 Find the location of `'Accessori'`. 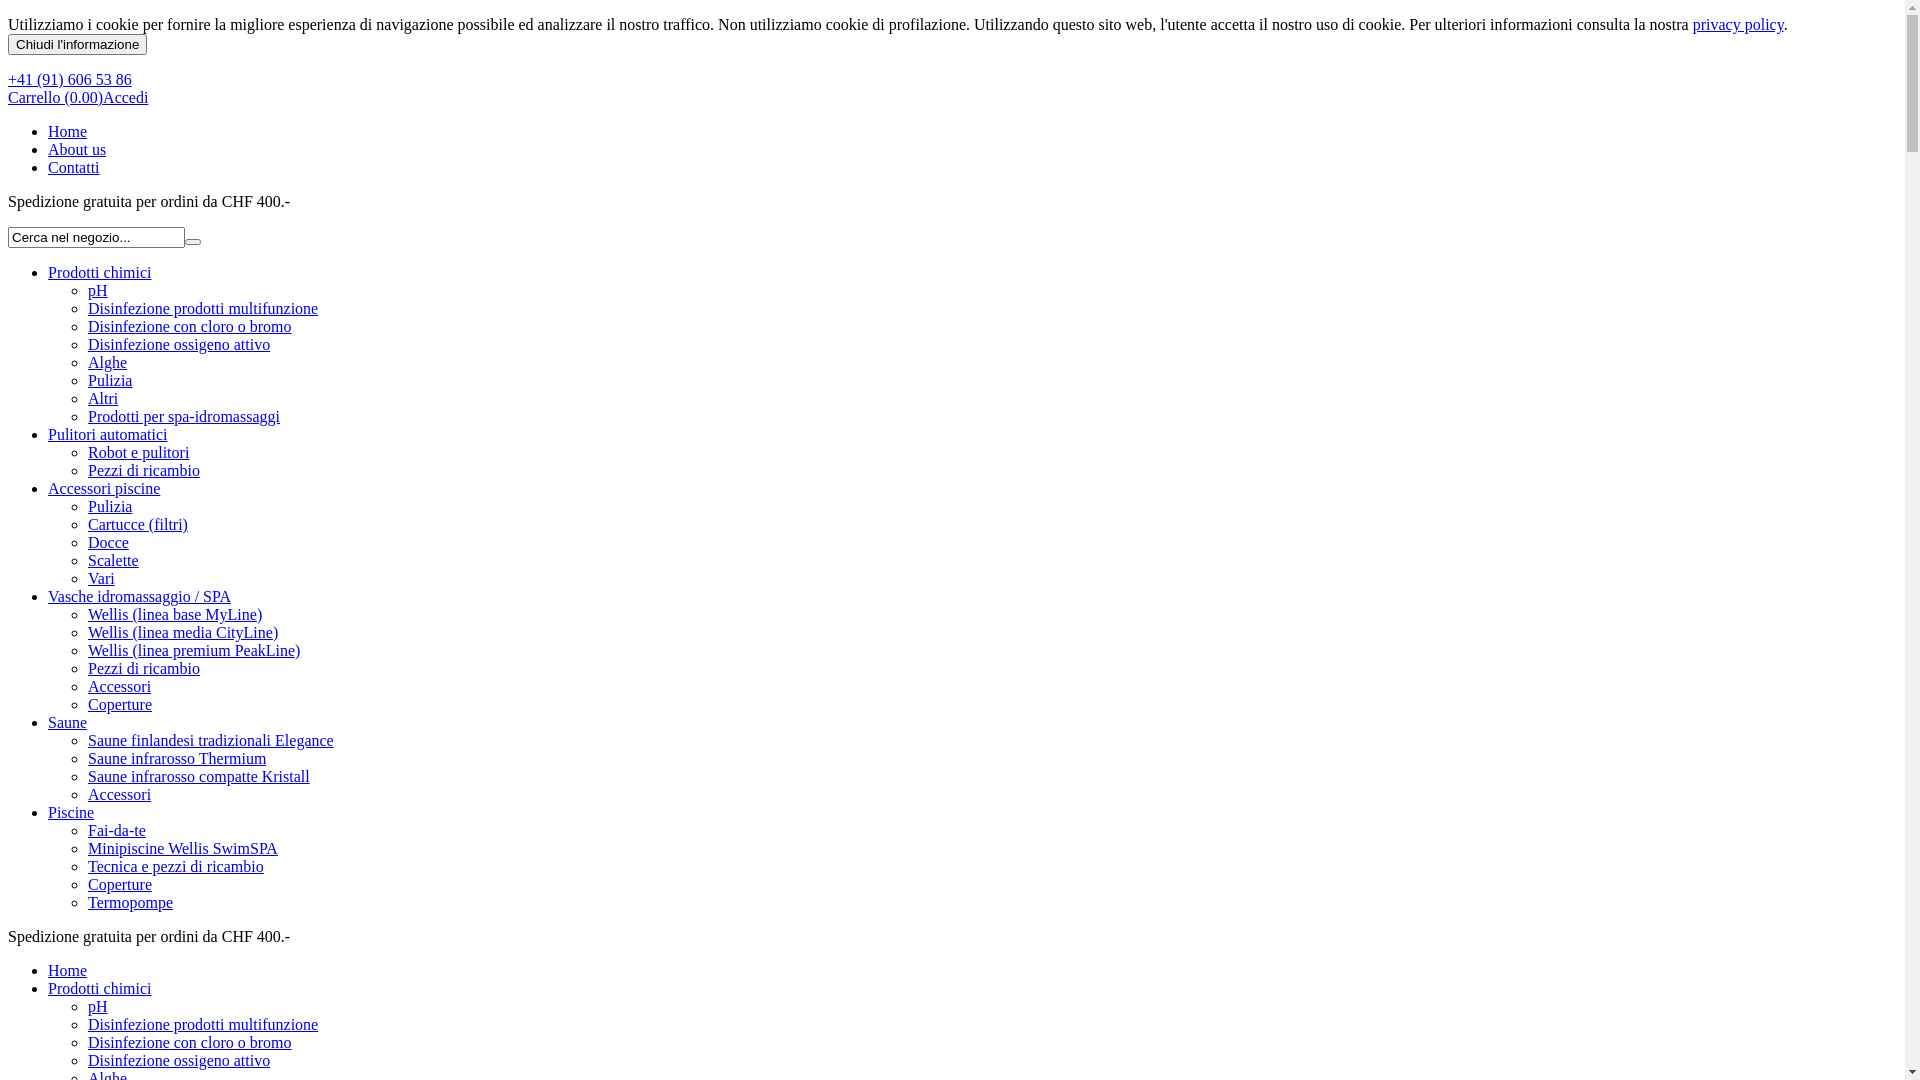

'Accessori' is located at coordinates (118, 793).